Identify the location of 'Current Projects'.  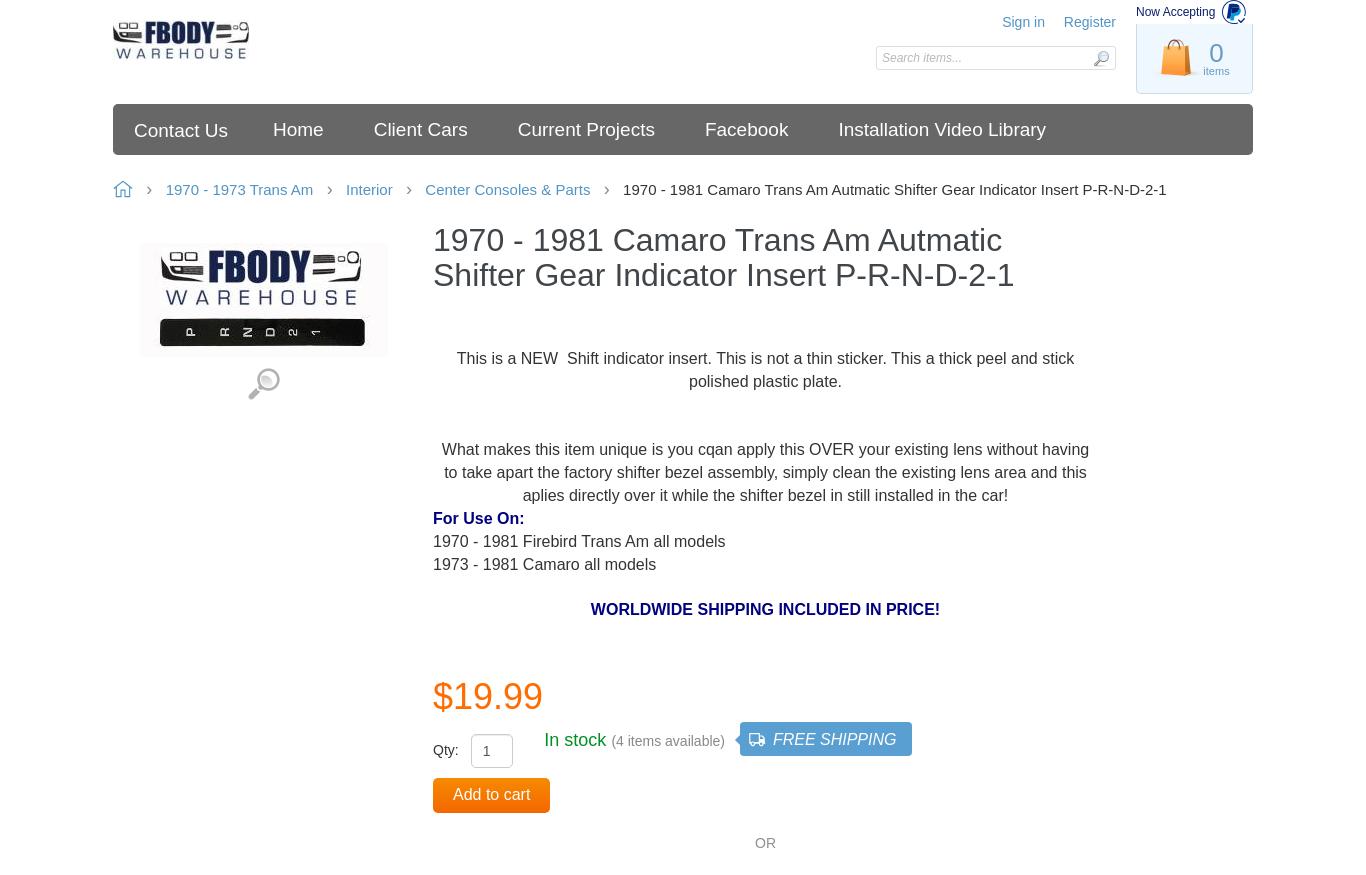
(584, 128).